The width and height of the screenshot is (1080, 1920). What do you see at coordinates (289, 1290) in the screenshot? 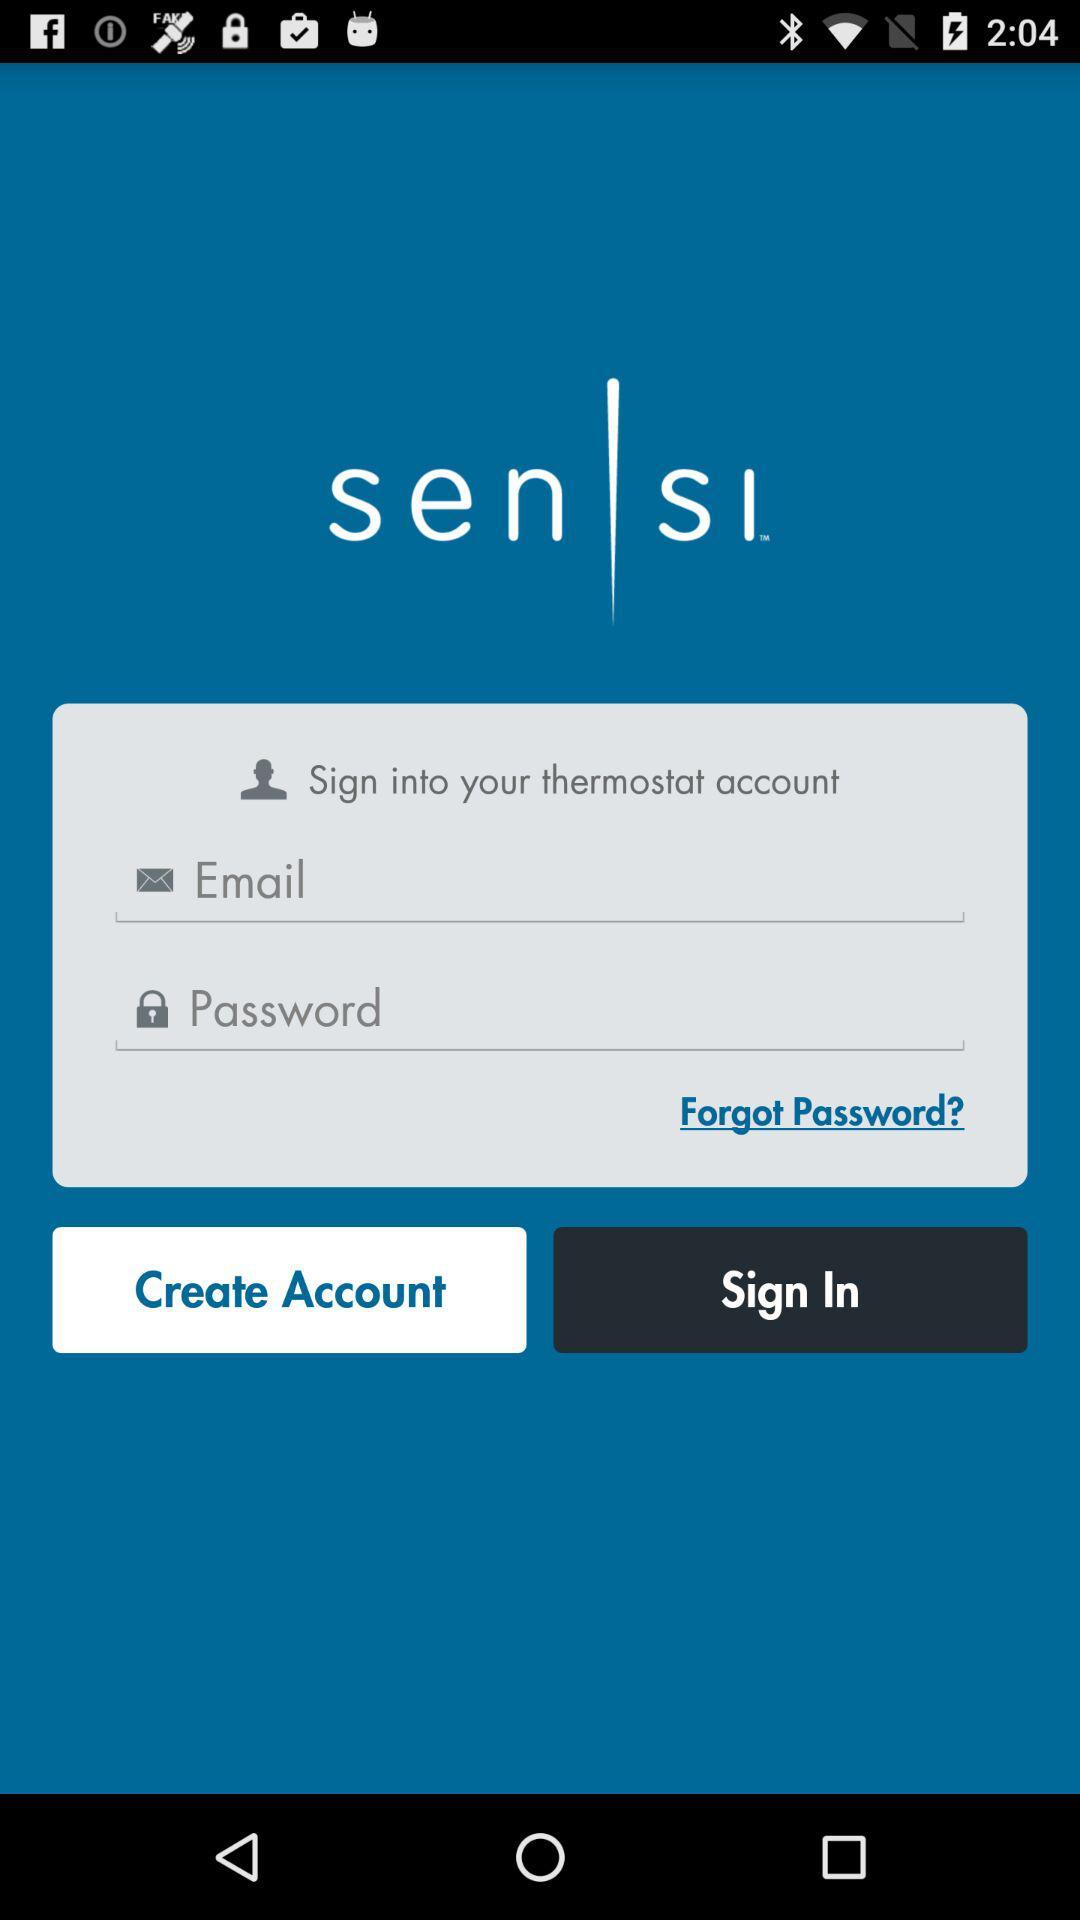
I see `the button at the bottom left corner` at bounding box center [289, 1290].